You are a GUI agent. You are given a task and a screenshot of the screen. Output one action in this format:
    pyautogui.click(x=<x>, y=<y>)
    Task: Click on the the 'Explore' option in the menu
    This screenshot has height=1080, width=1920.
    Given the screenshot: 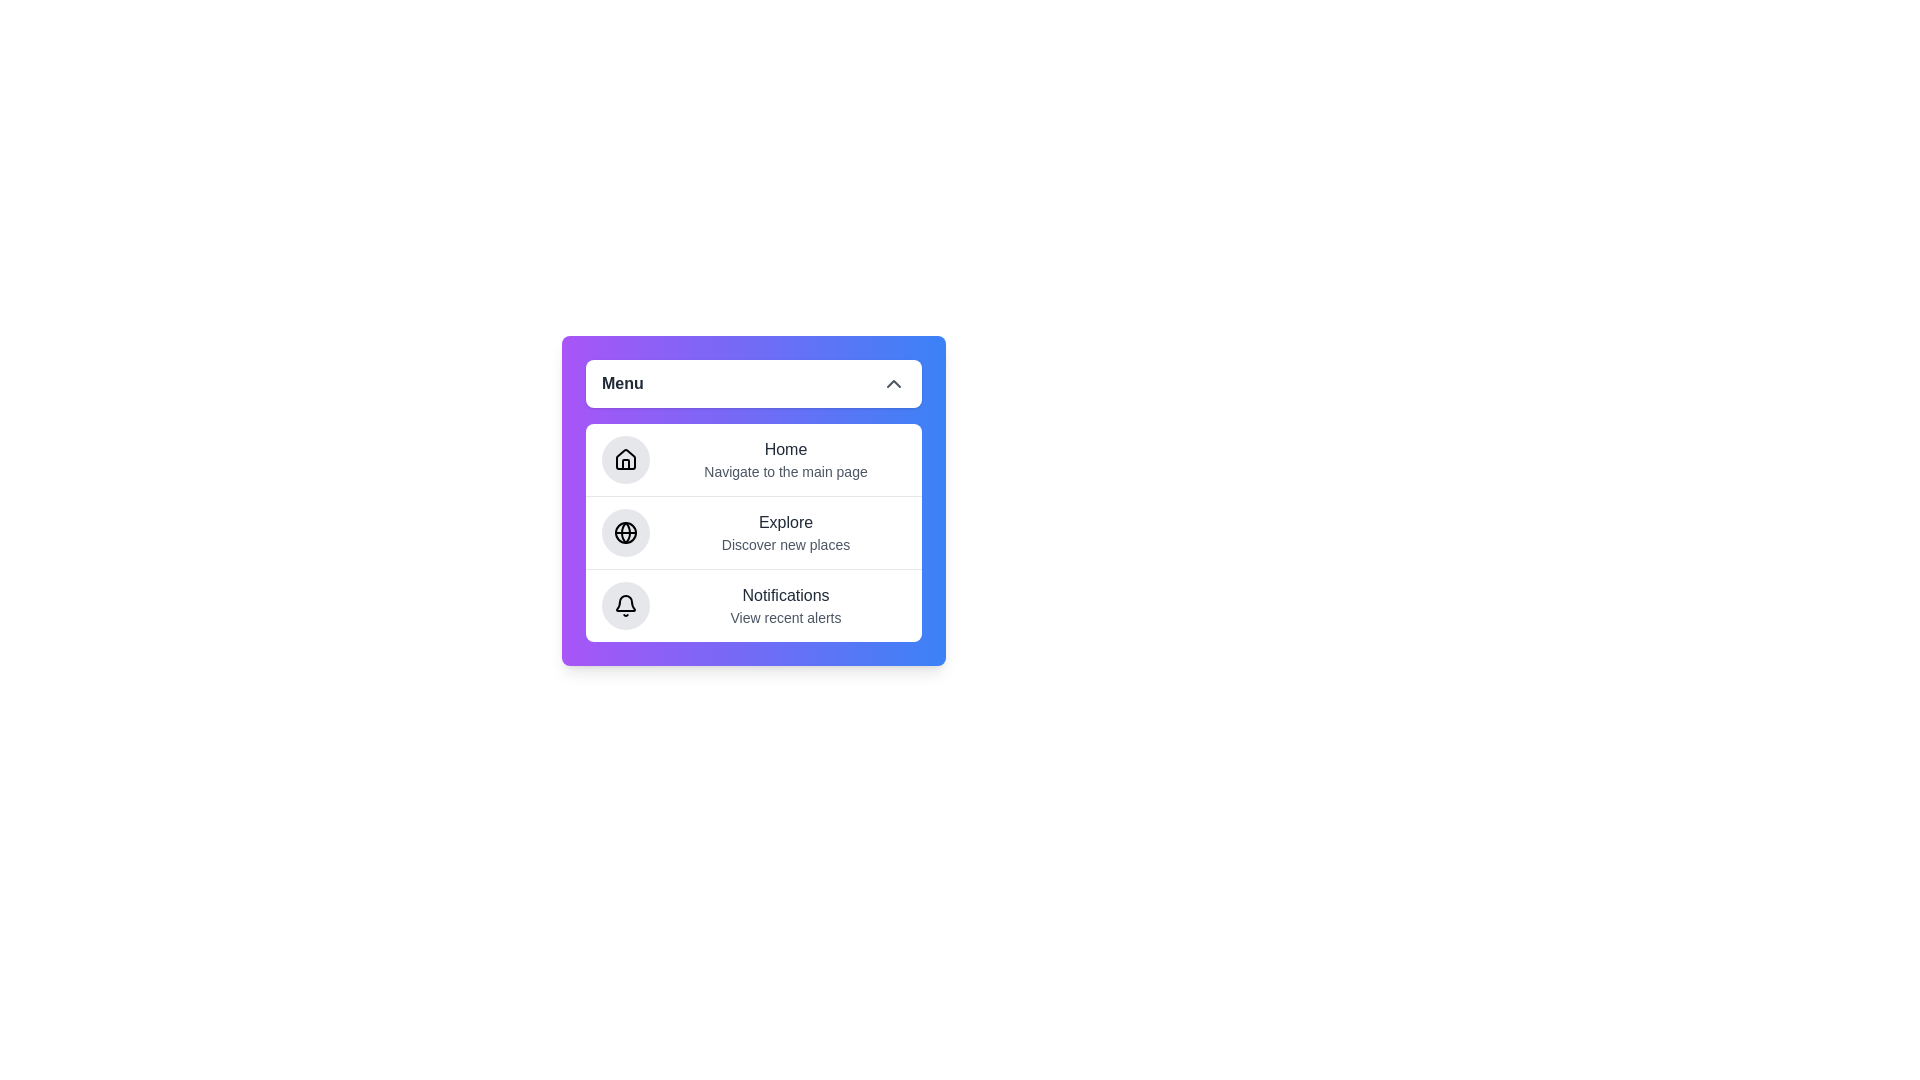 What is the action you would take?
    pyautogui.click(x=752, y=531)
    